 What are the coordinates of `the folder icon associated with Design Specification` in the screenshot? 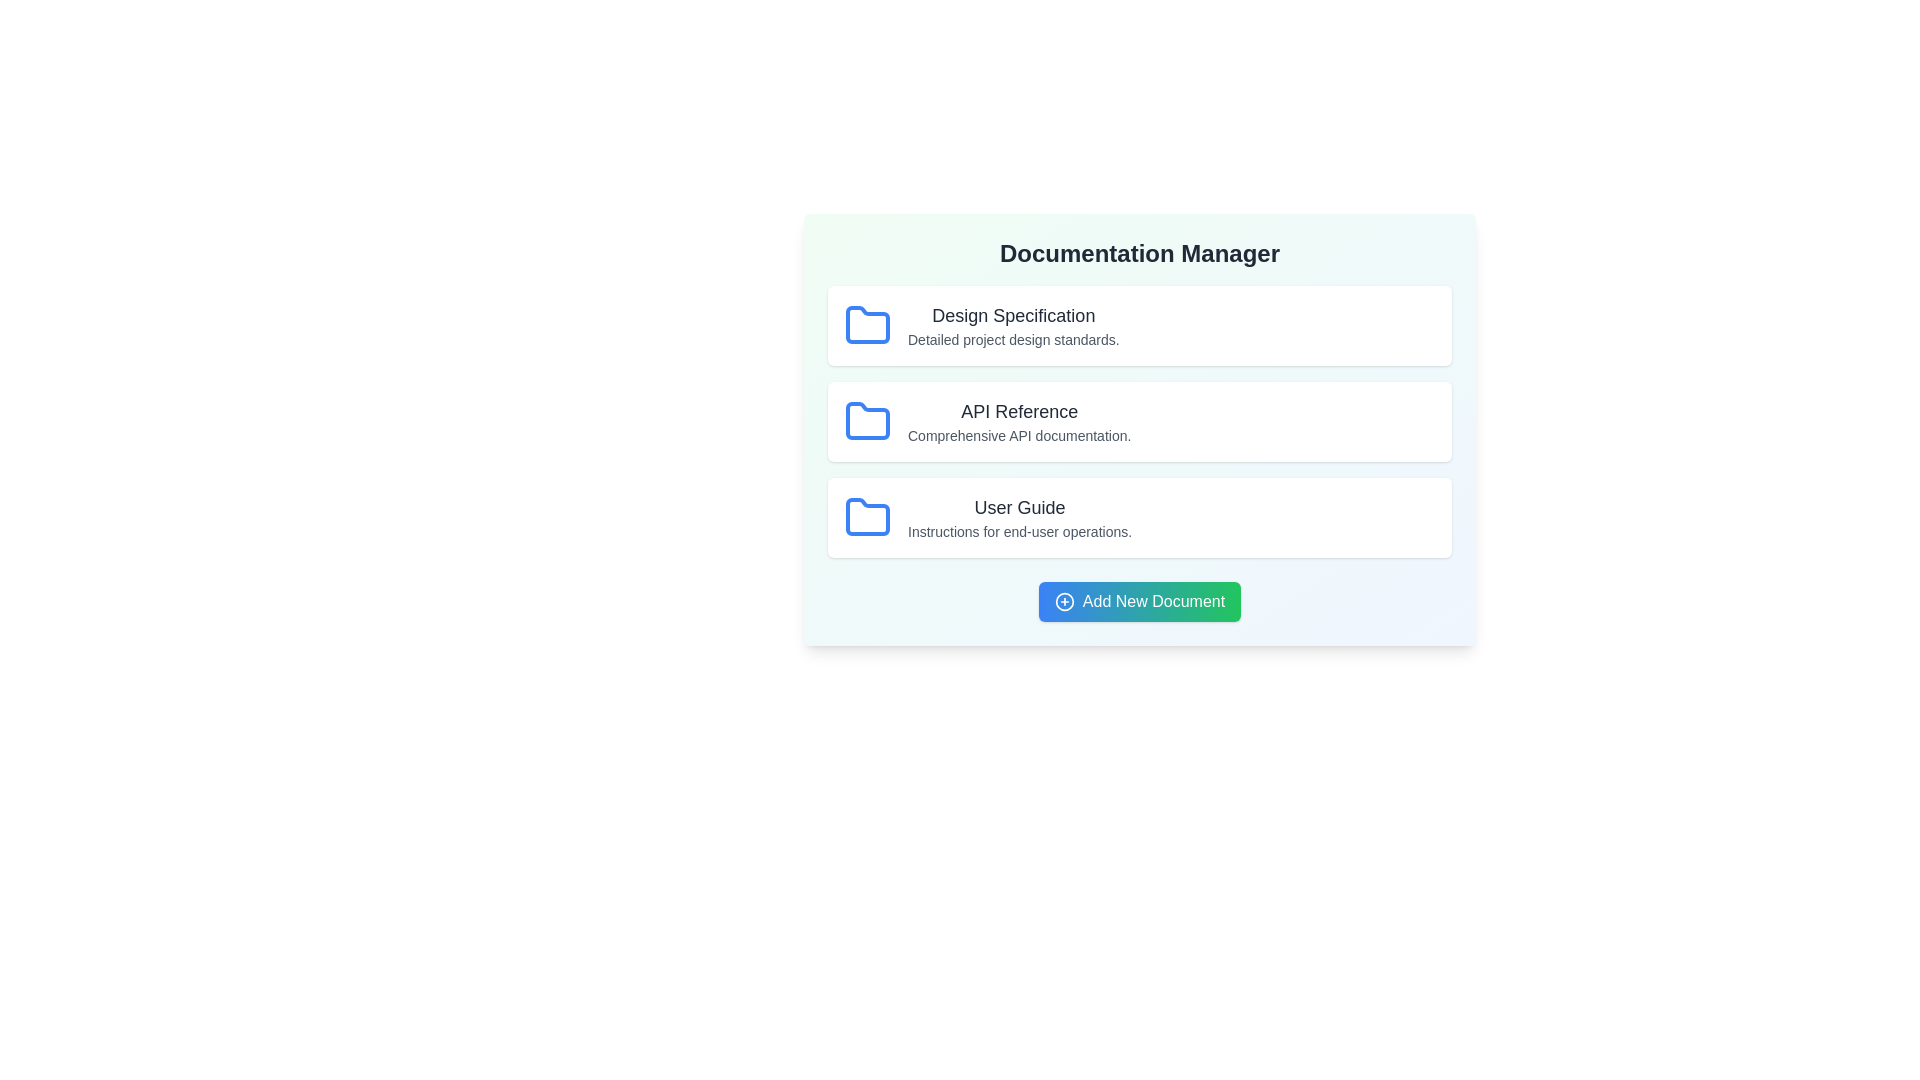 It's located at (868, 325).